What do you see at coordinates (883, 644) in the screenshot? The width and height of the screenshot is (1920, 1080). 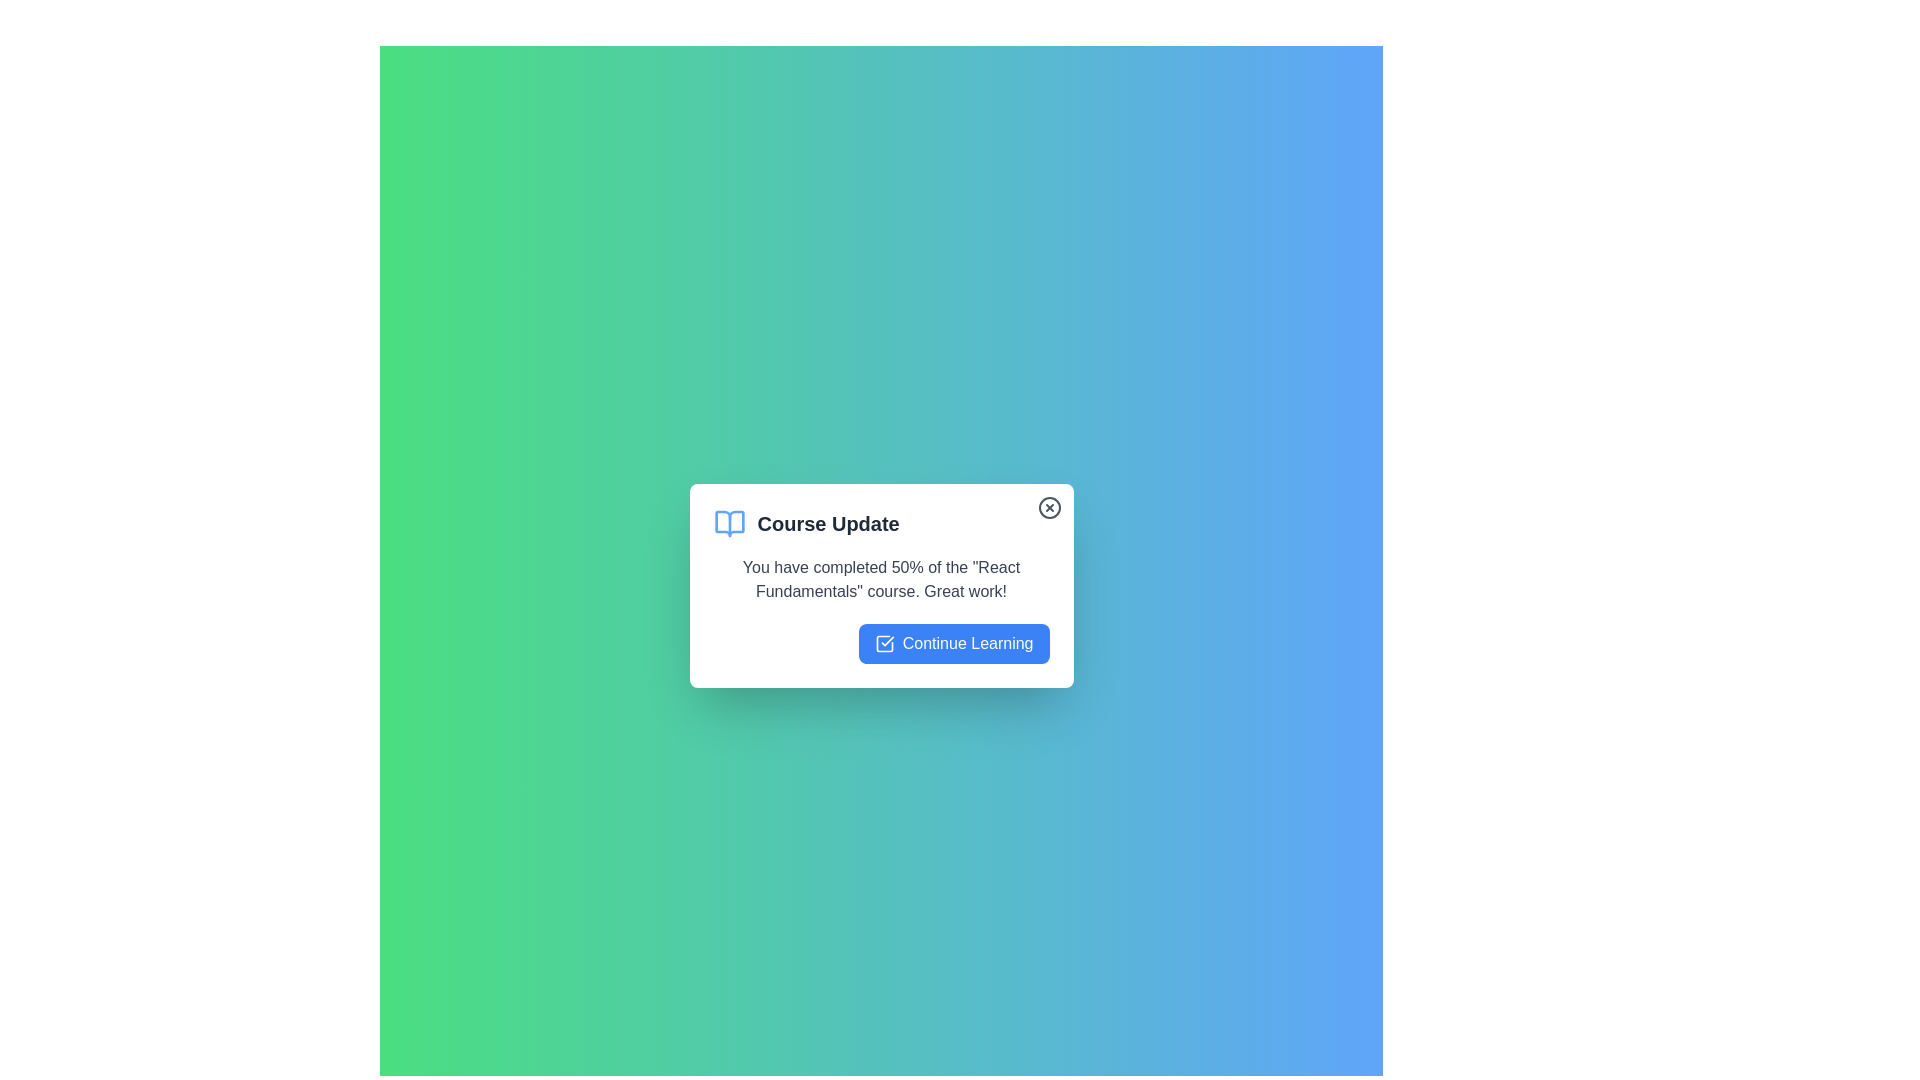 I see `the icon resembling a square with rounded corners, part of the notification card located at the top-left of the icon group containing a square and a checkmark` at bounding box center [883, 644].